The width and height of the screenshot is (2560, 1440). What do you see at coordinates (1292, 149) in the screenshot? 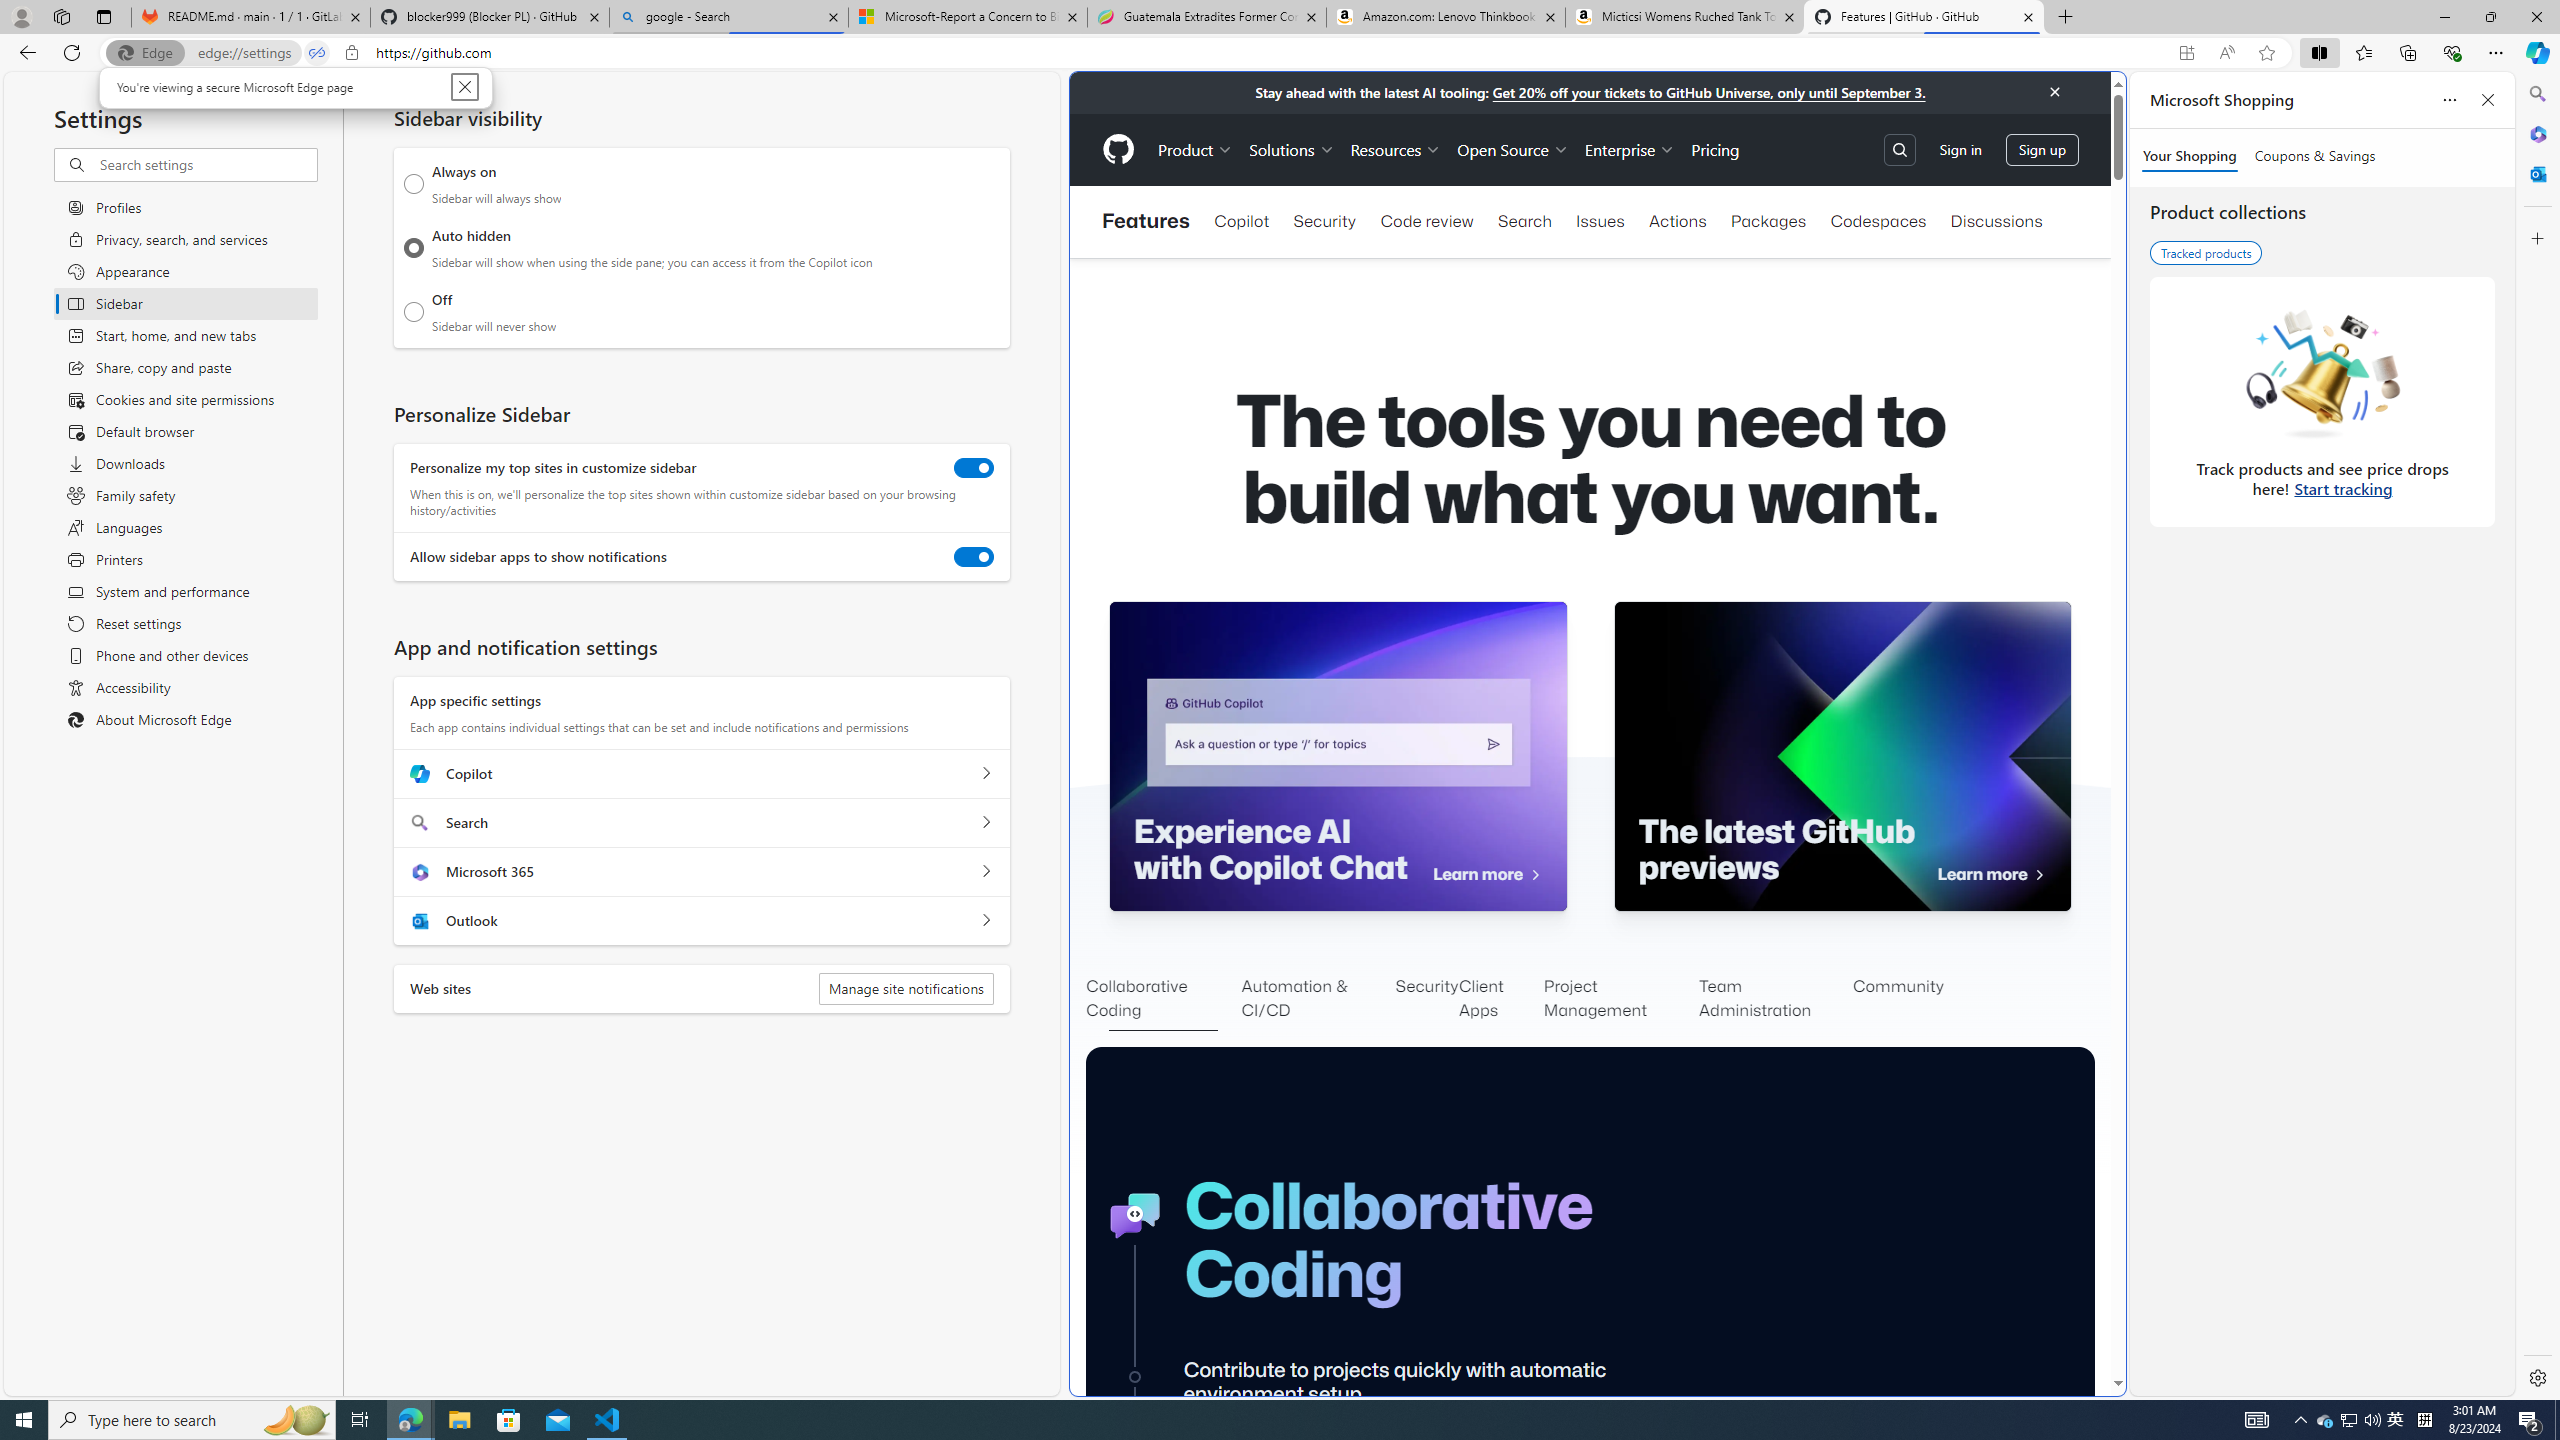
I see `'Solutions'` at bounding box center [1292, 149].